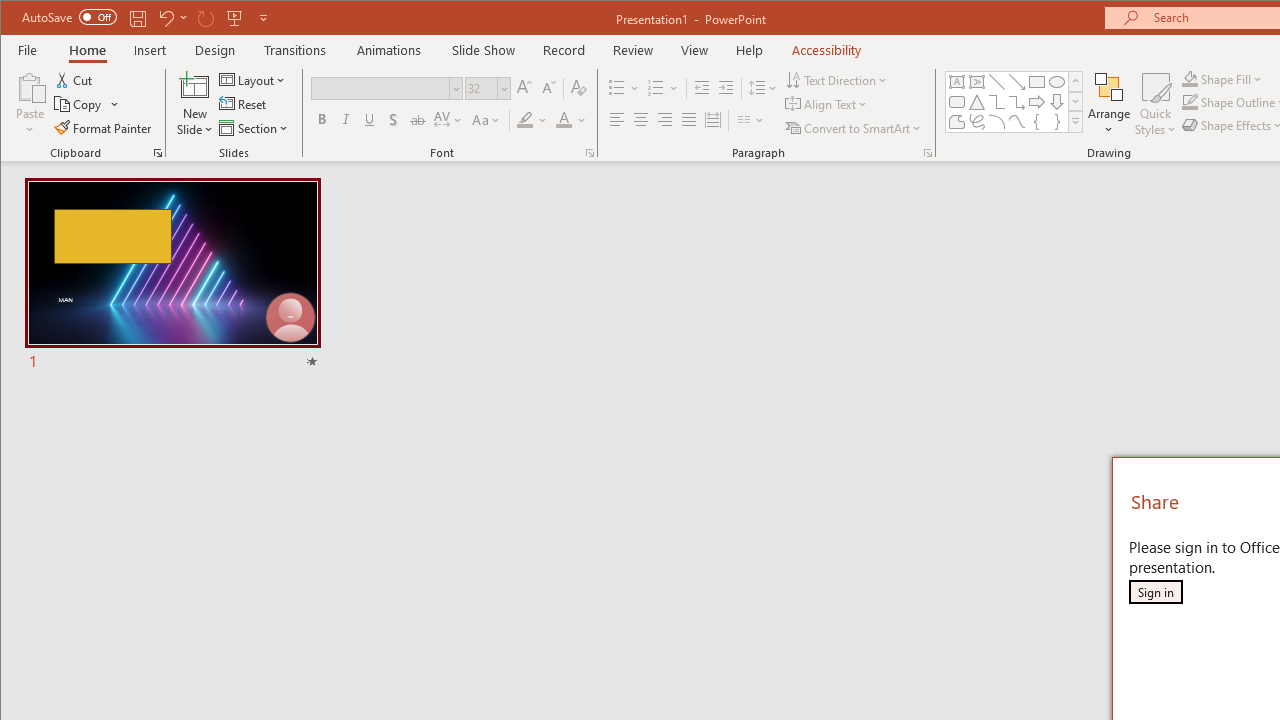 Image resolution: width=1280 pixels, height=720 pixels. Describe the element at coordinates (487, 120) in the screenshot. I see `'Change Case'` at that location.